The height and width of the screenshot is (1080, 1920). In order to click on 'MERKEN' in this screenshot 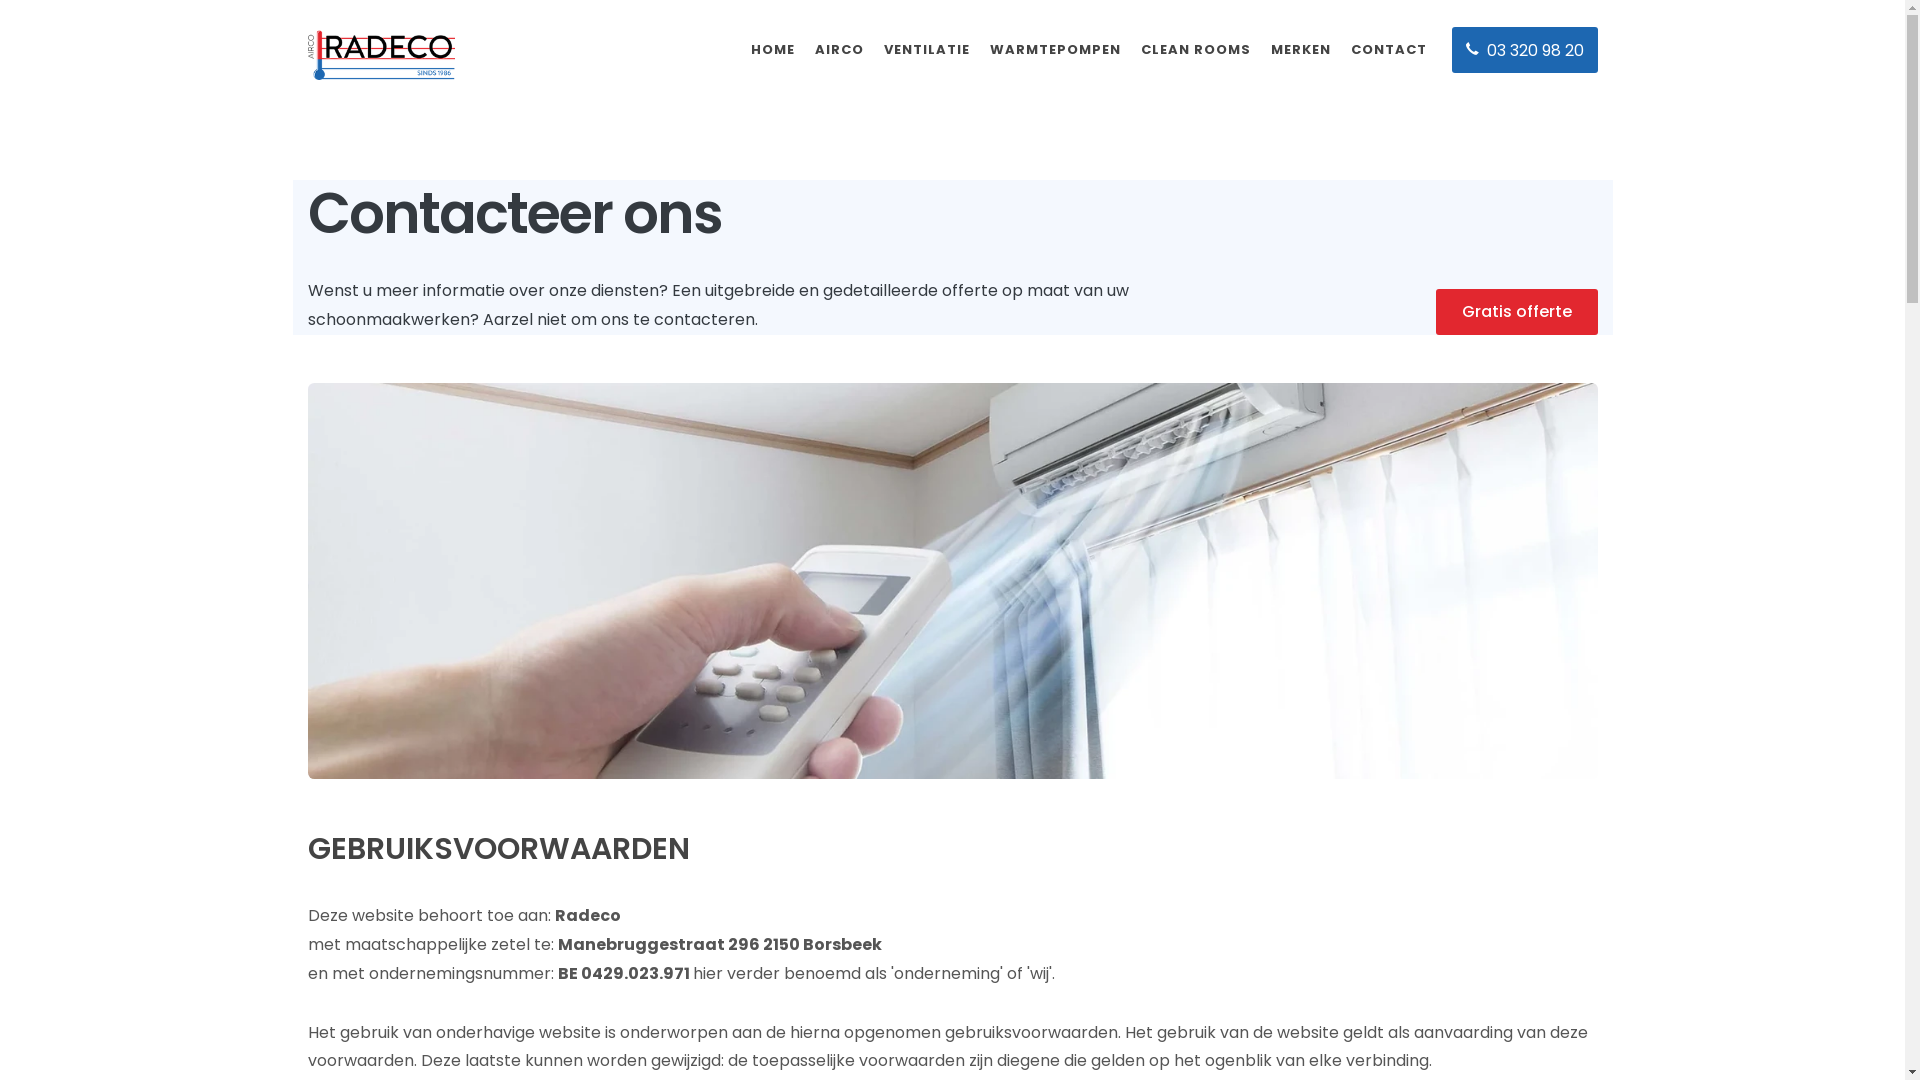, I will do `click(1300, 49)`.